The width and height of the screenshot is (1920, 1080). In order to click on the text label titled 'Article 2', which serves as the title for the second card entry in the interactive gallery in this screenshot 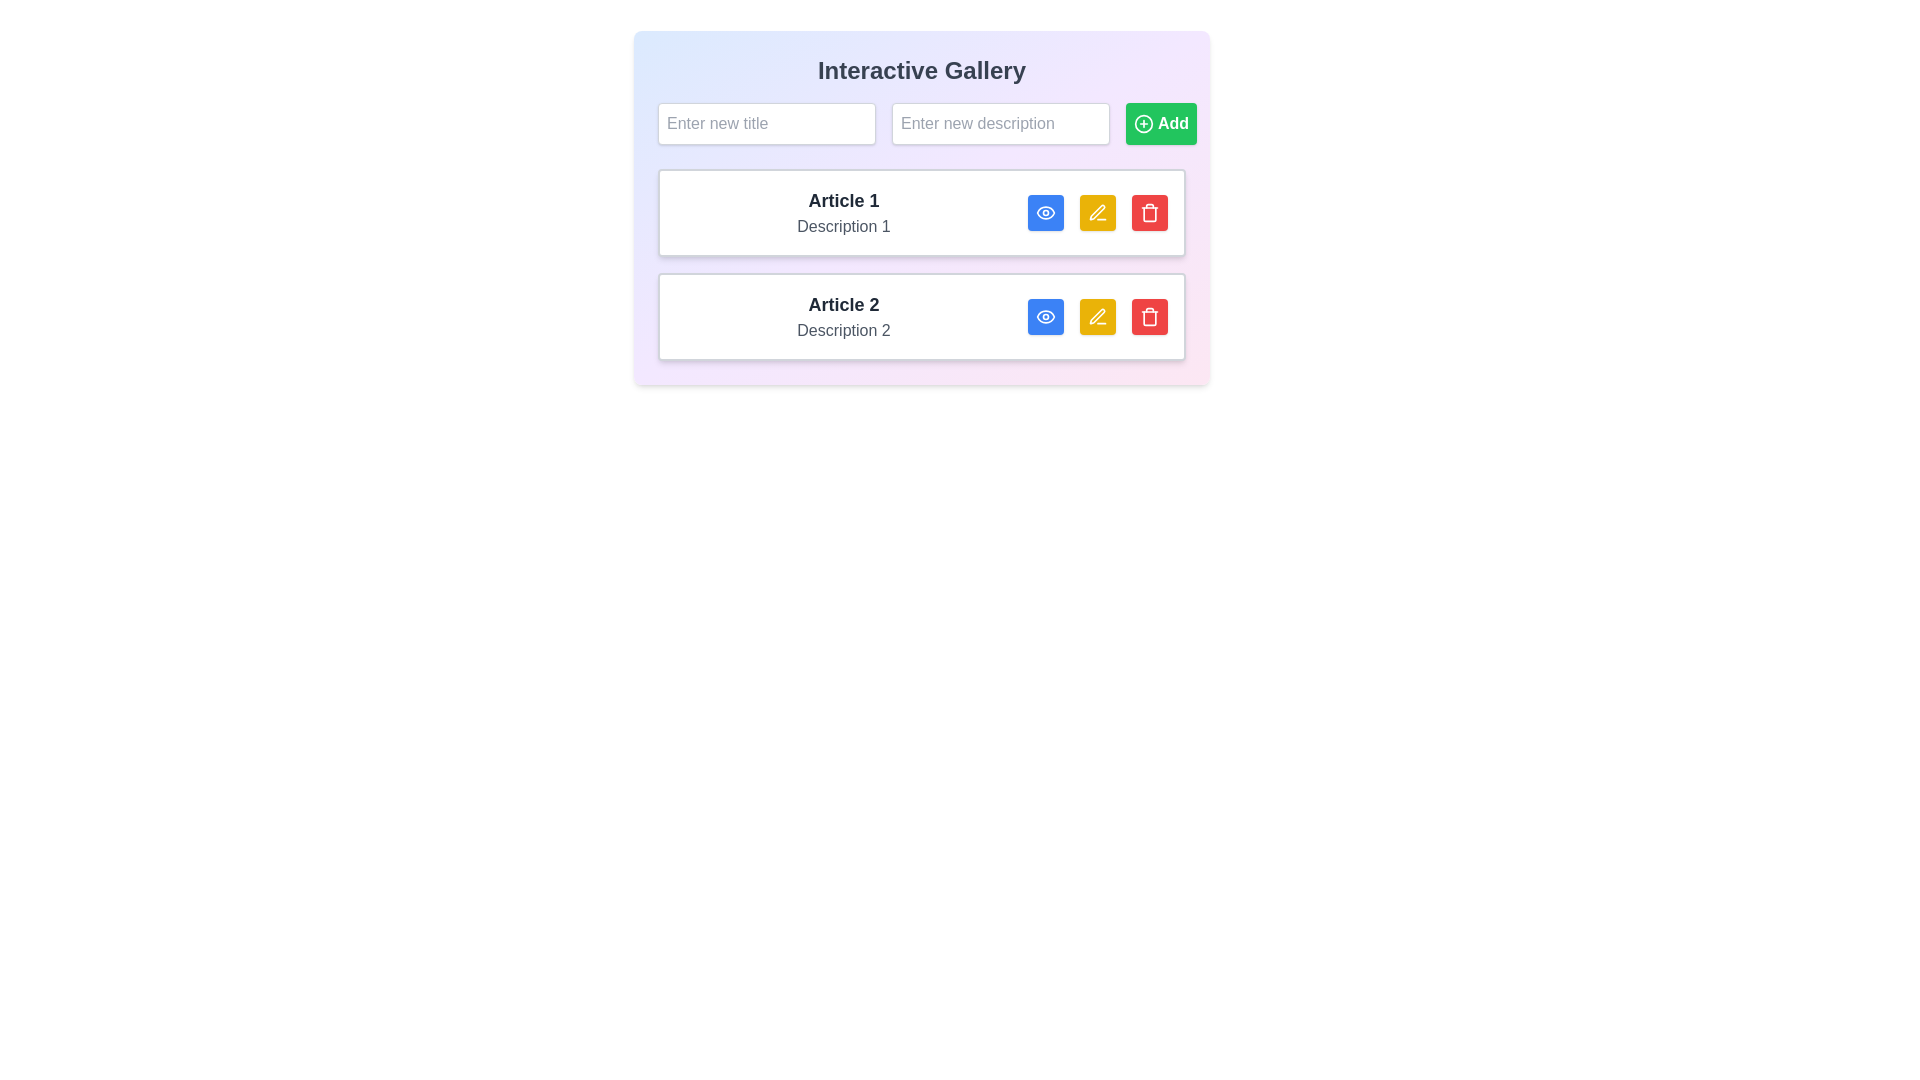, I will do `click(844, 304)`.